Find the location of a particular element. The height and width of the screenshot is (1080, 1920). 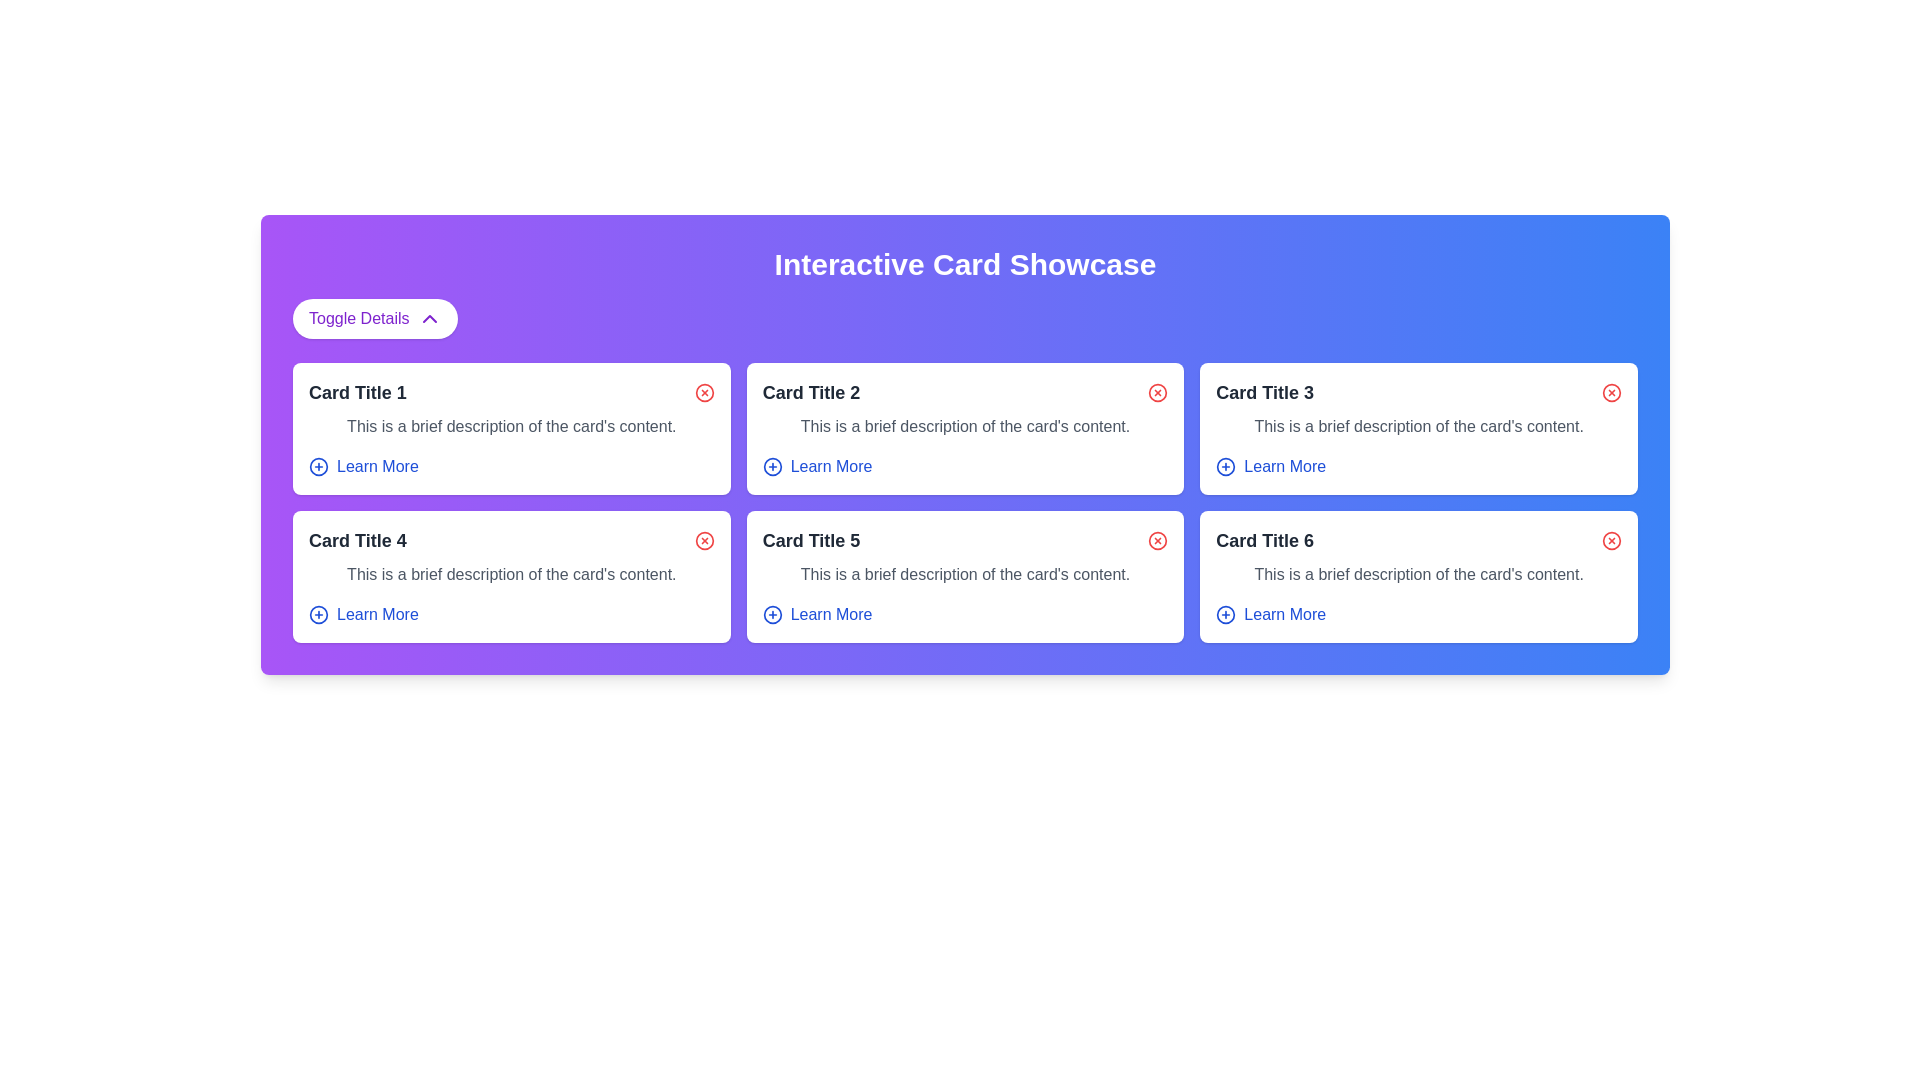

the text block containing 'This is a brief description of the card's content.' which is located inside 'Card Title 6' in the bottom-right corner of the grid layout is located at coordinates (1418, 574).